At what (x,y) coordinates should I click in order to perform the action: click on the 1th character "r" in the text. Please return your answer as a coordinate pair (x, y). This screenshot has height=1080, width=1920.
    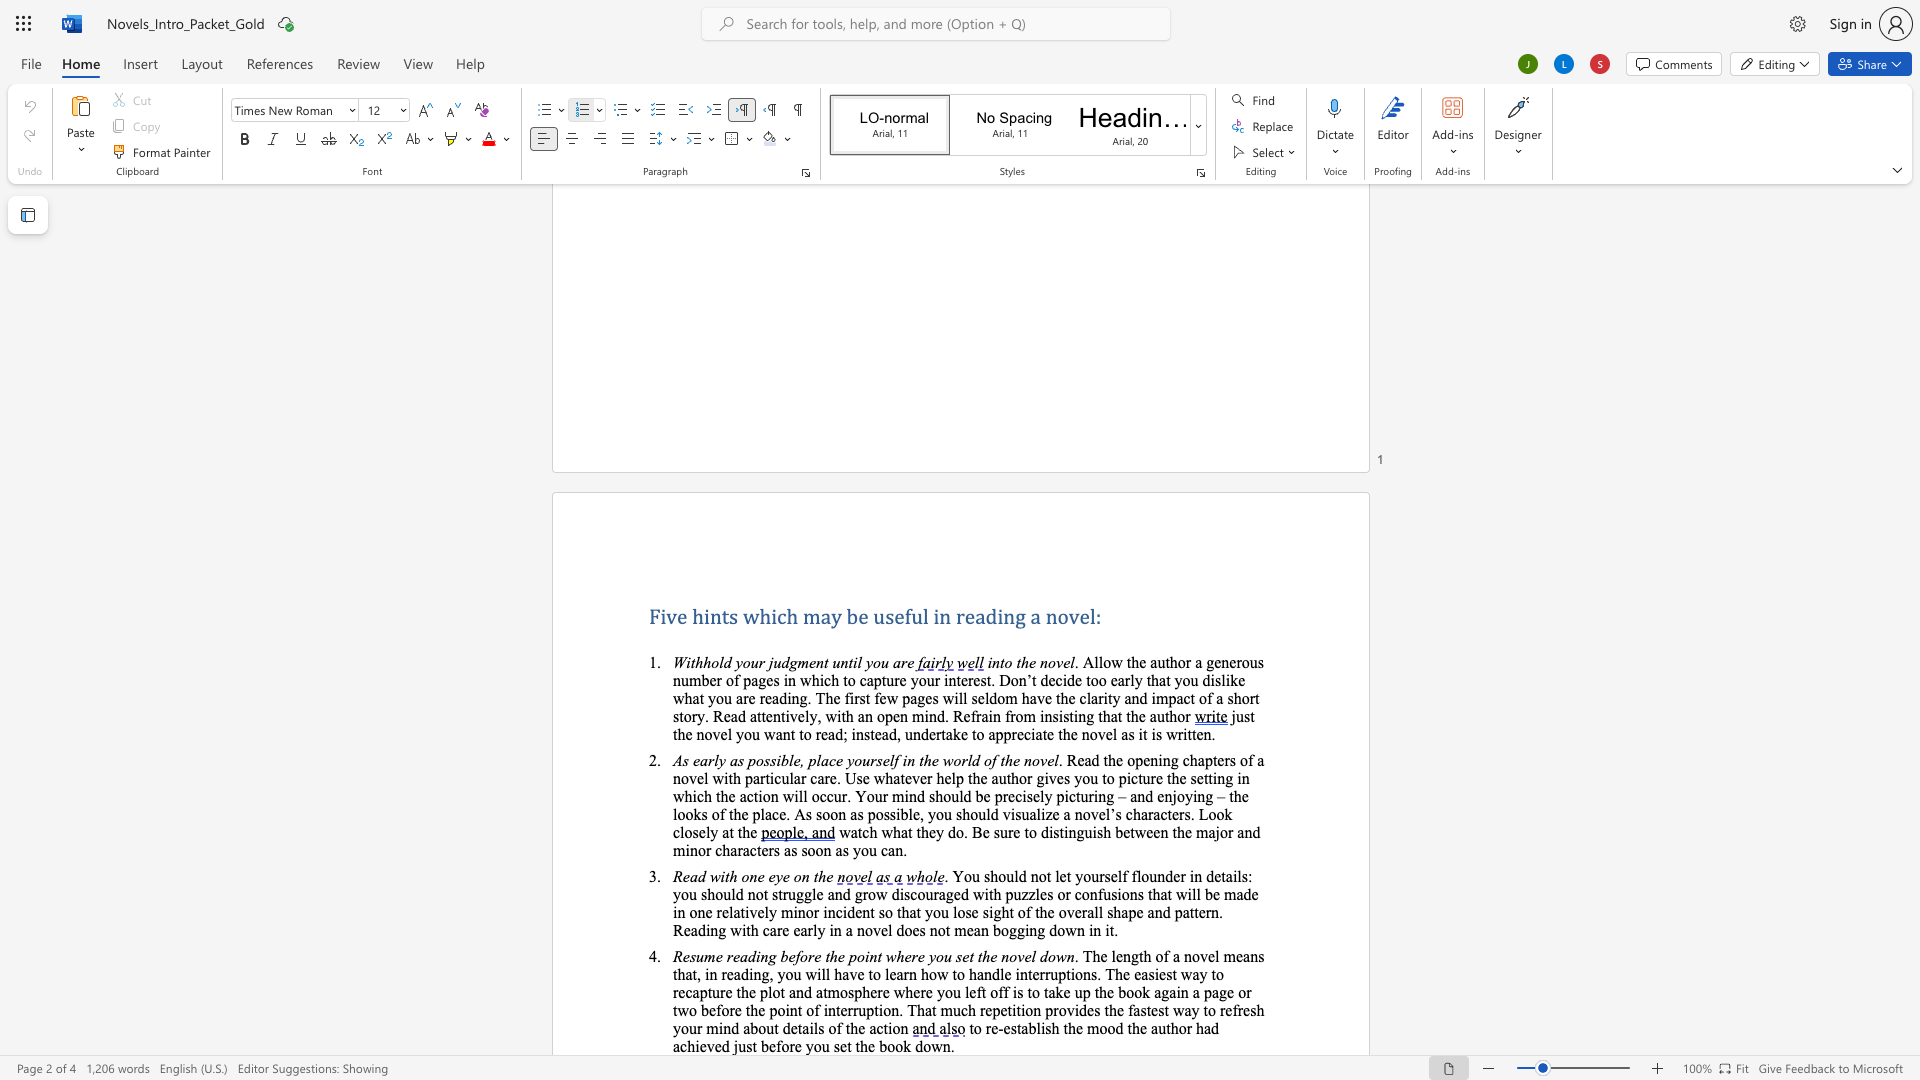
    Looking at the image, I should click on (988, 1028).